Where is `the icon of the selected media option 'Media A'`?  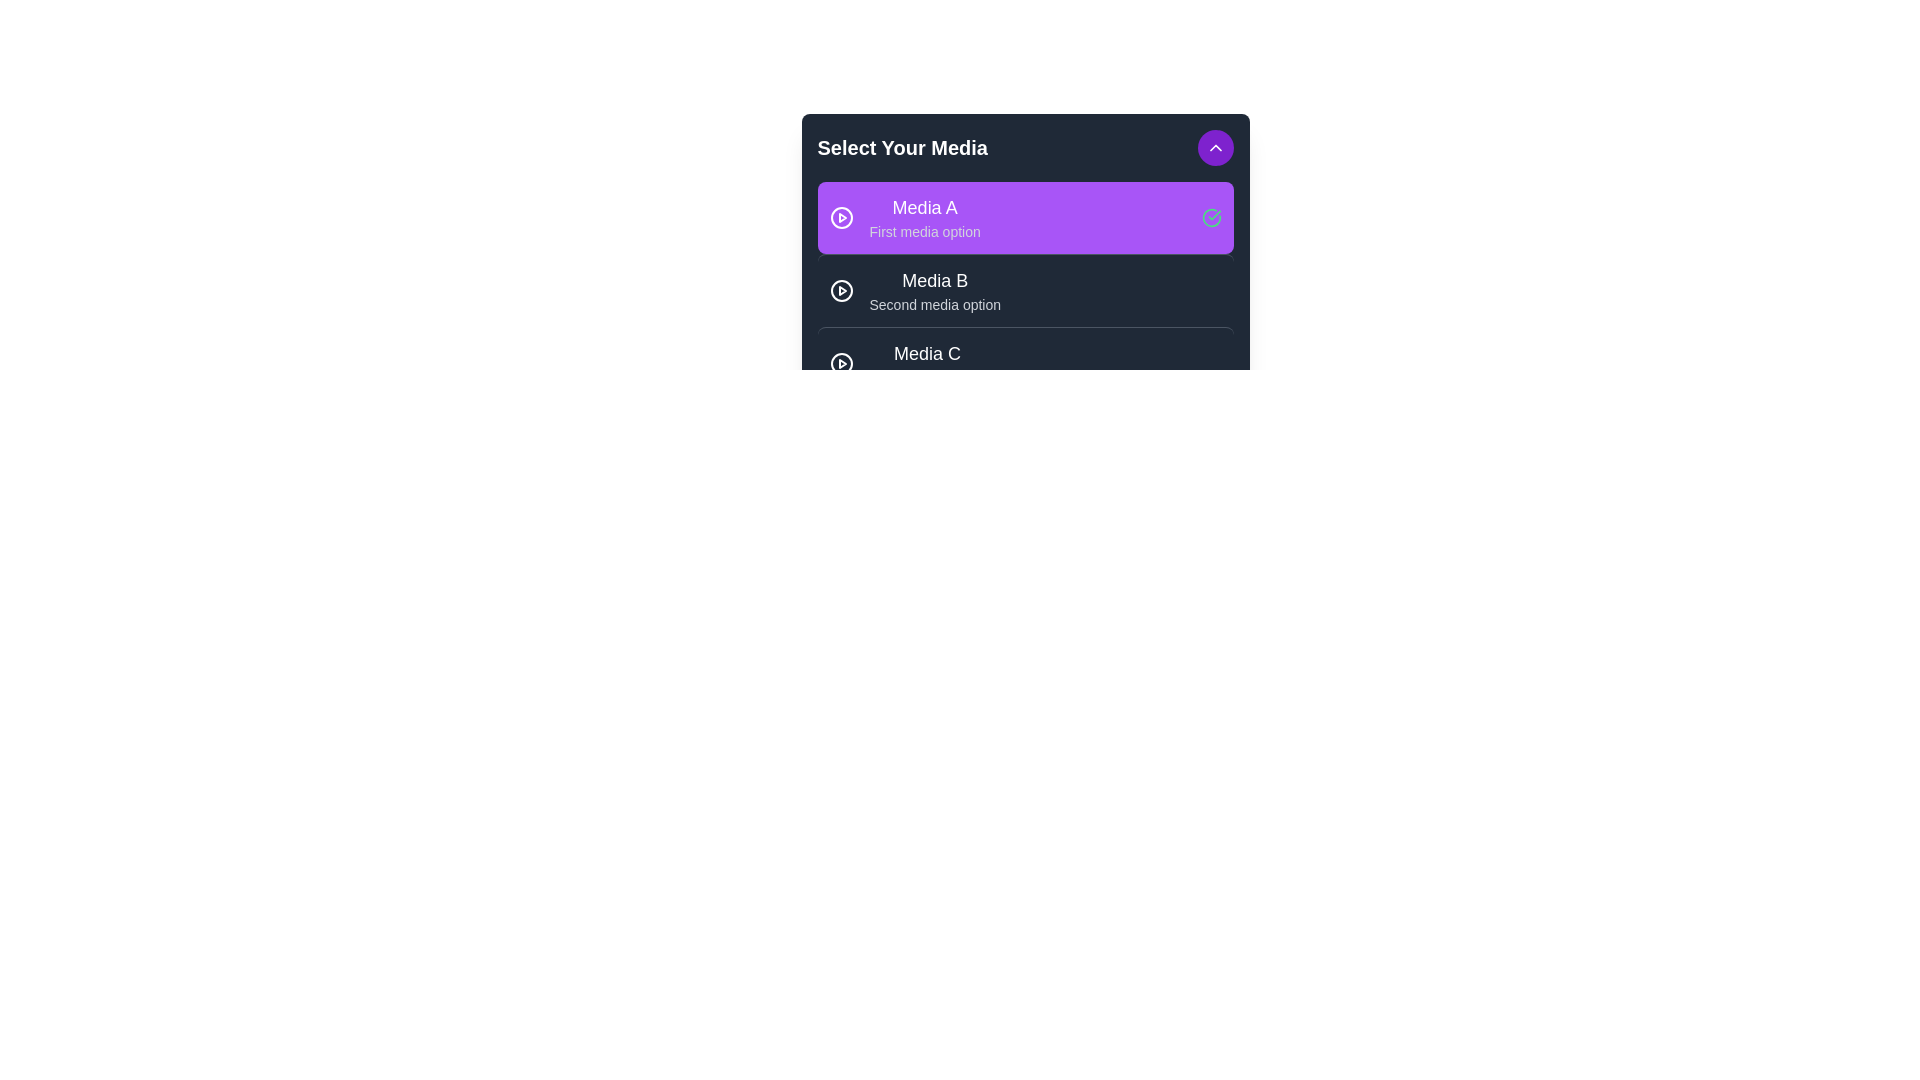 the icon of the selected media option 'Media A' is located at coordinates (841, 218).